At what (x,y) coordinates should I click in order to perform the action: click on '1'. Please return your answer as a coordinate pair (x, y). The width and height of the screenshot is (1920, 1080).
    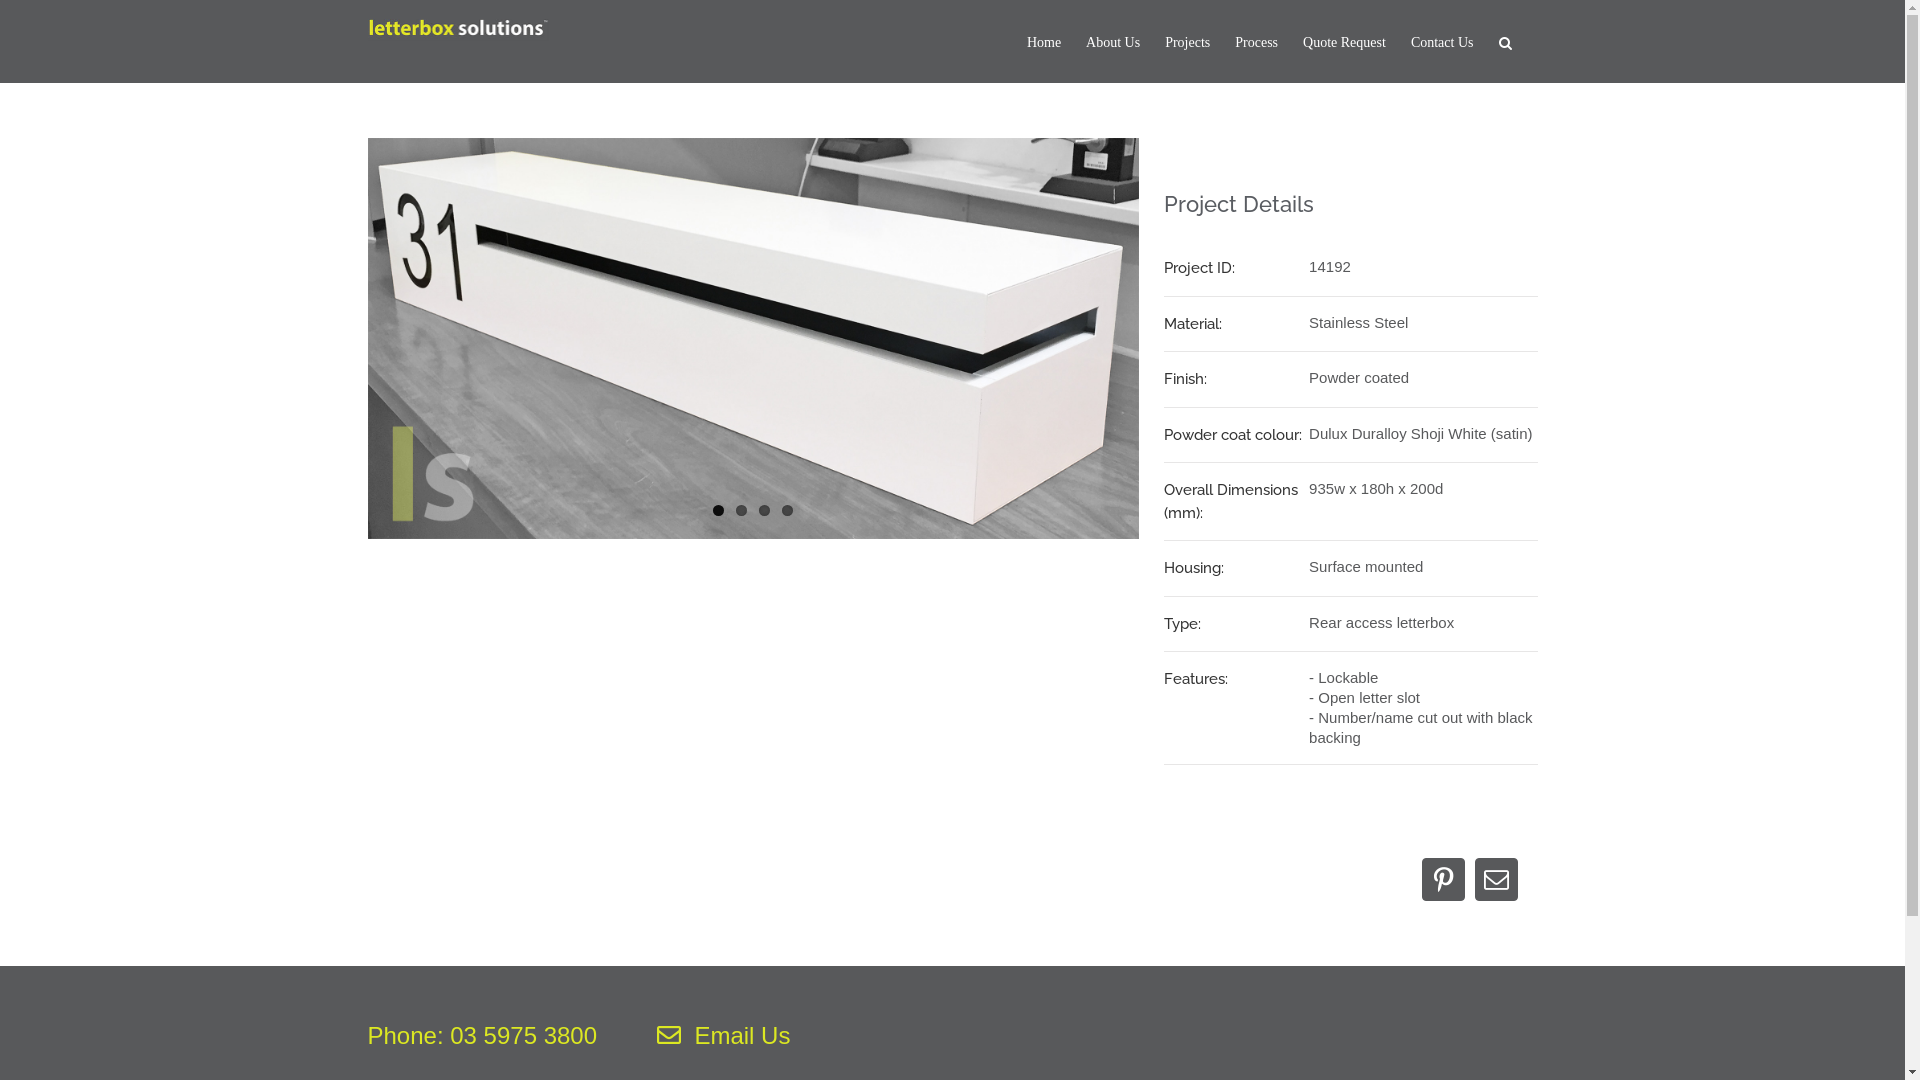
    Looking at the image, I should click on (718, 509).